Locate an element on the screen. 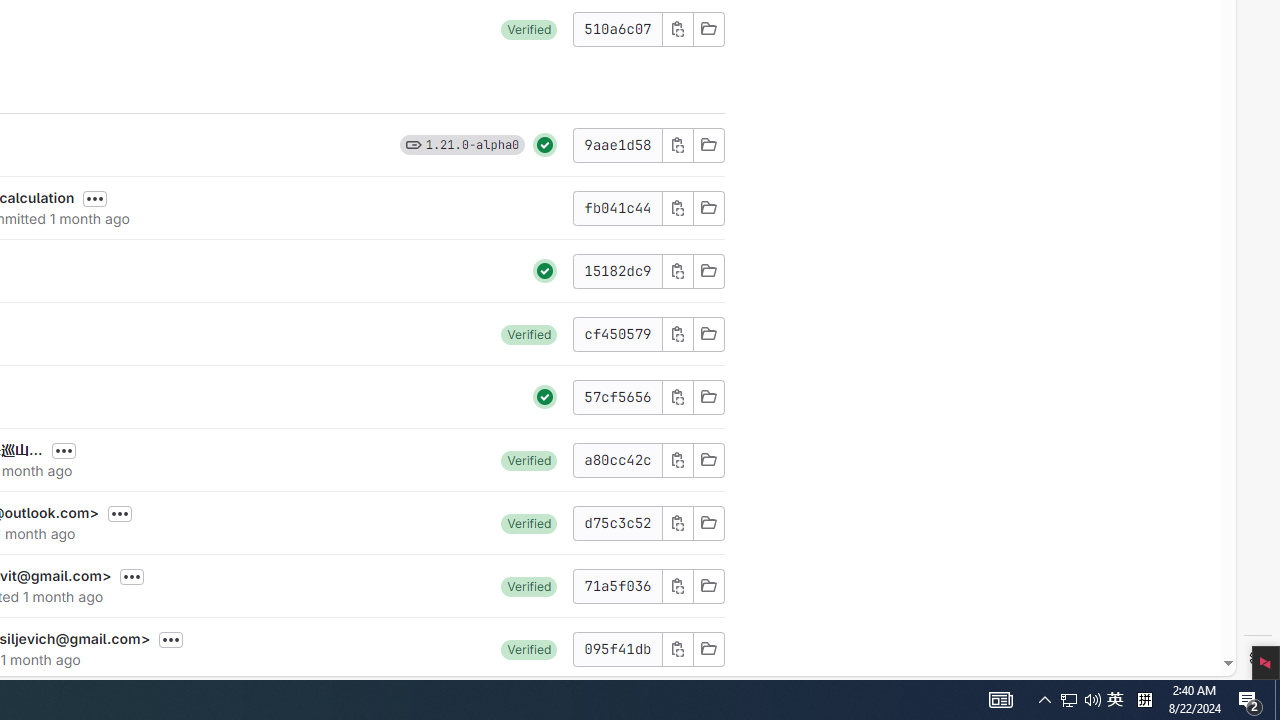  'Class: s16 gl-icon gl-button-icon ' is located at coordinates (677, 648).